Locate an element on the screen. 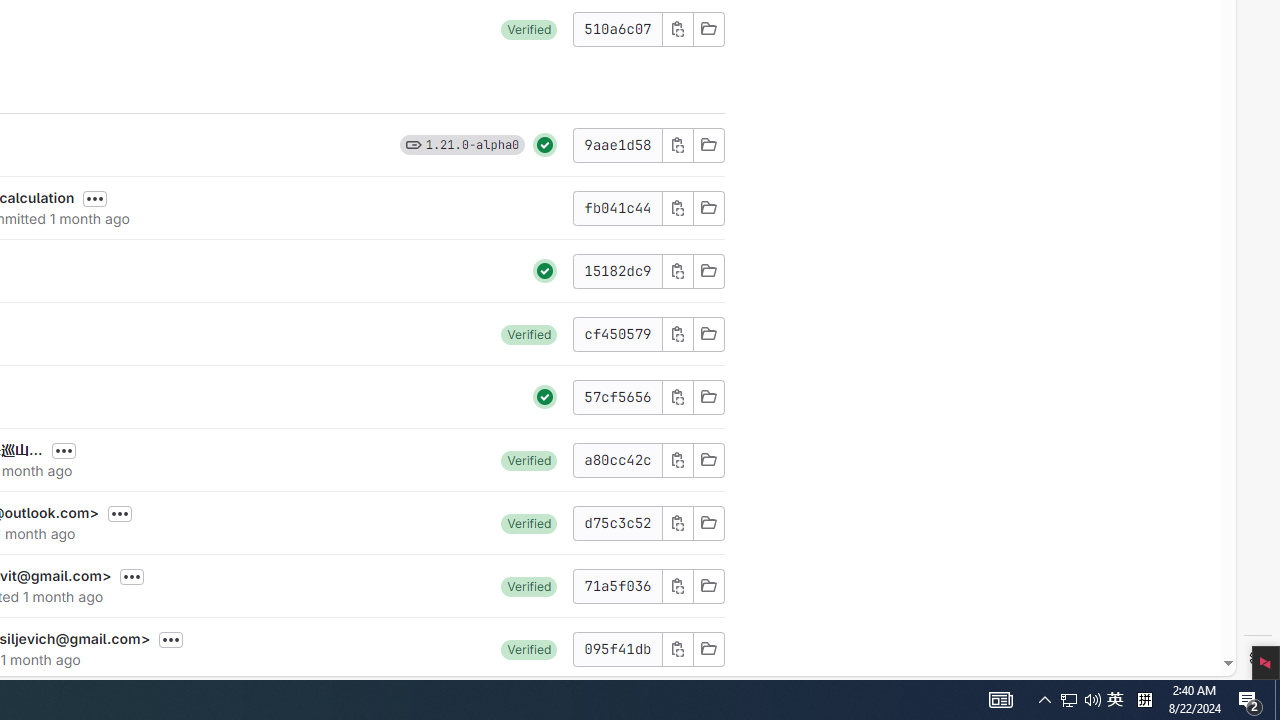  'Class: s16 gl-icon gl-button-icon ' is located at coordinates (677, 648).